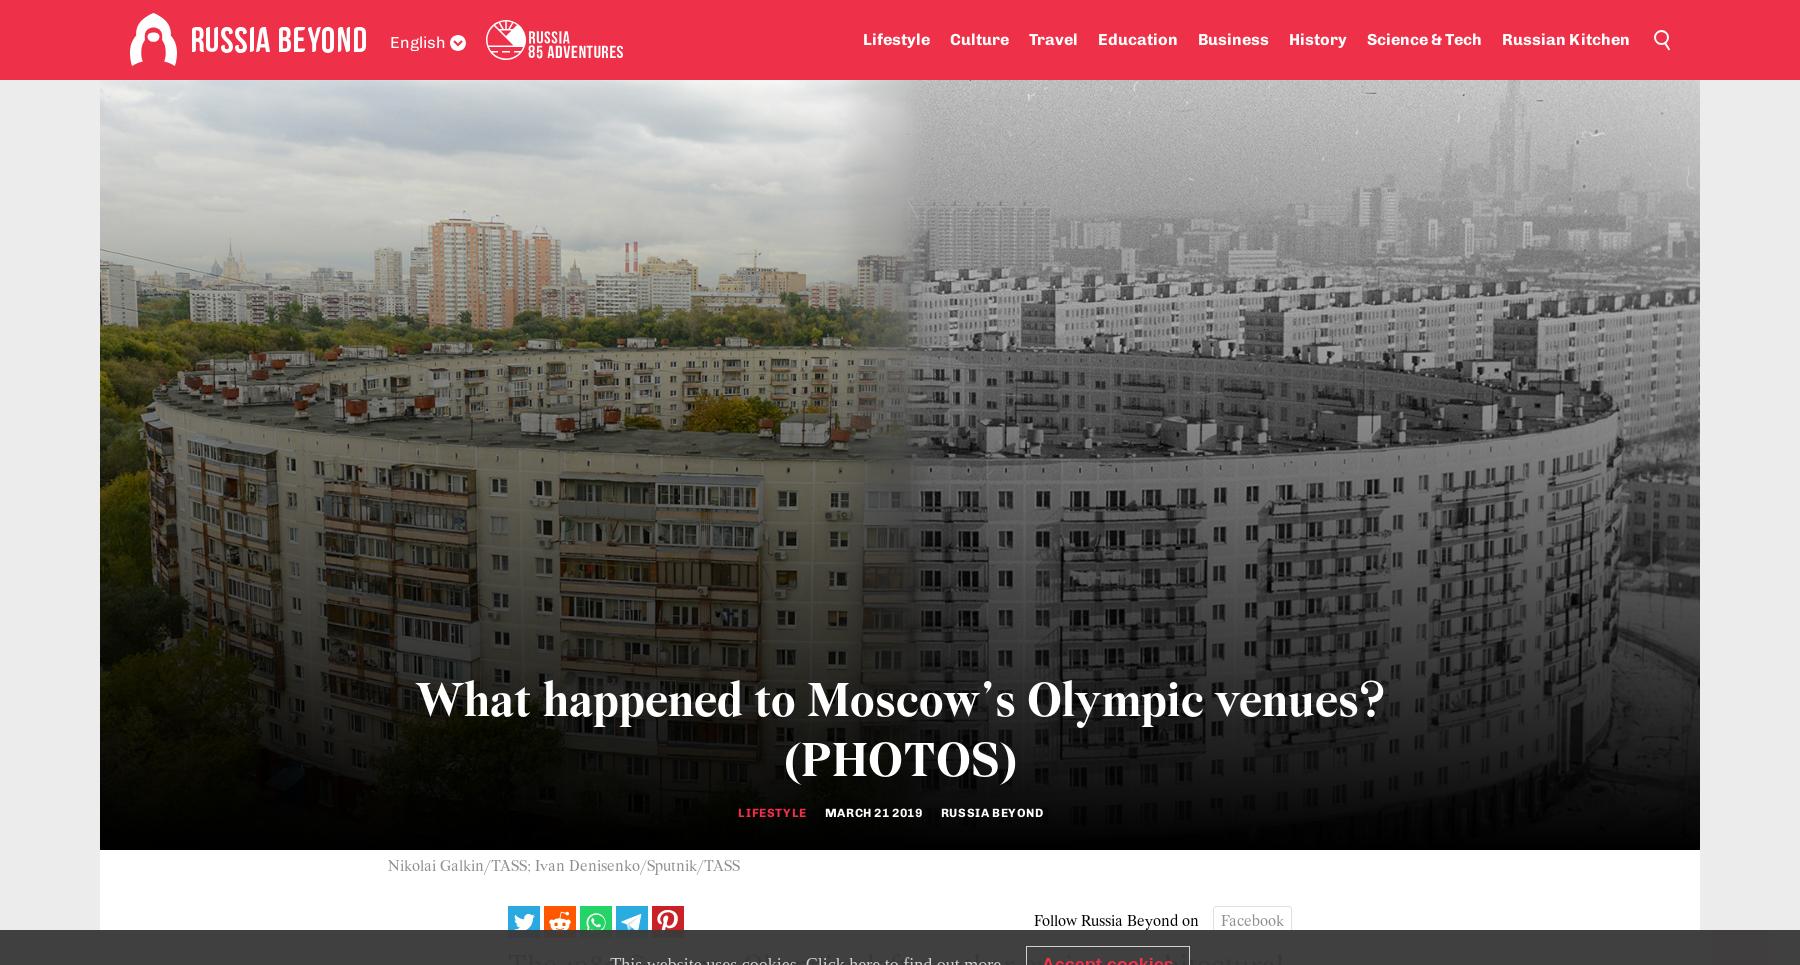 This screenshot has width=1800, height=965. I want to click on 'Culture', so click(978, 39).